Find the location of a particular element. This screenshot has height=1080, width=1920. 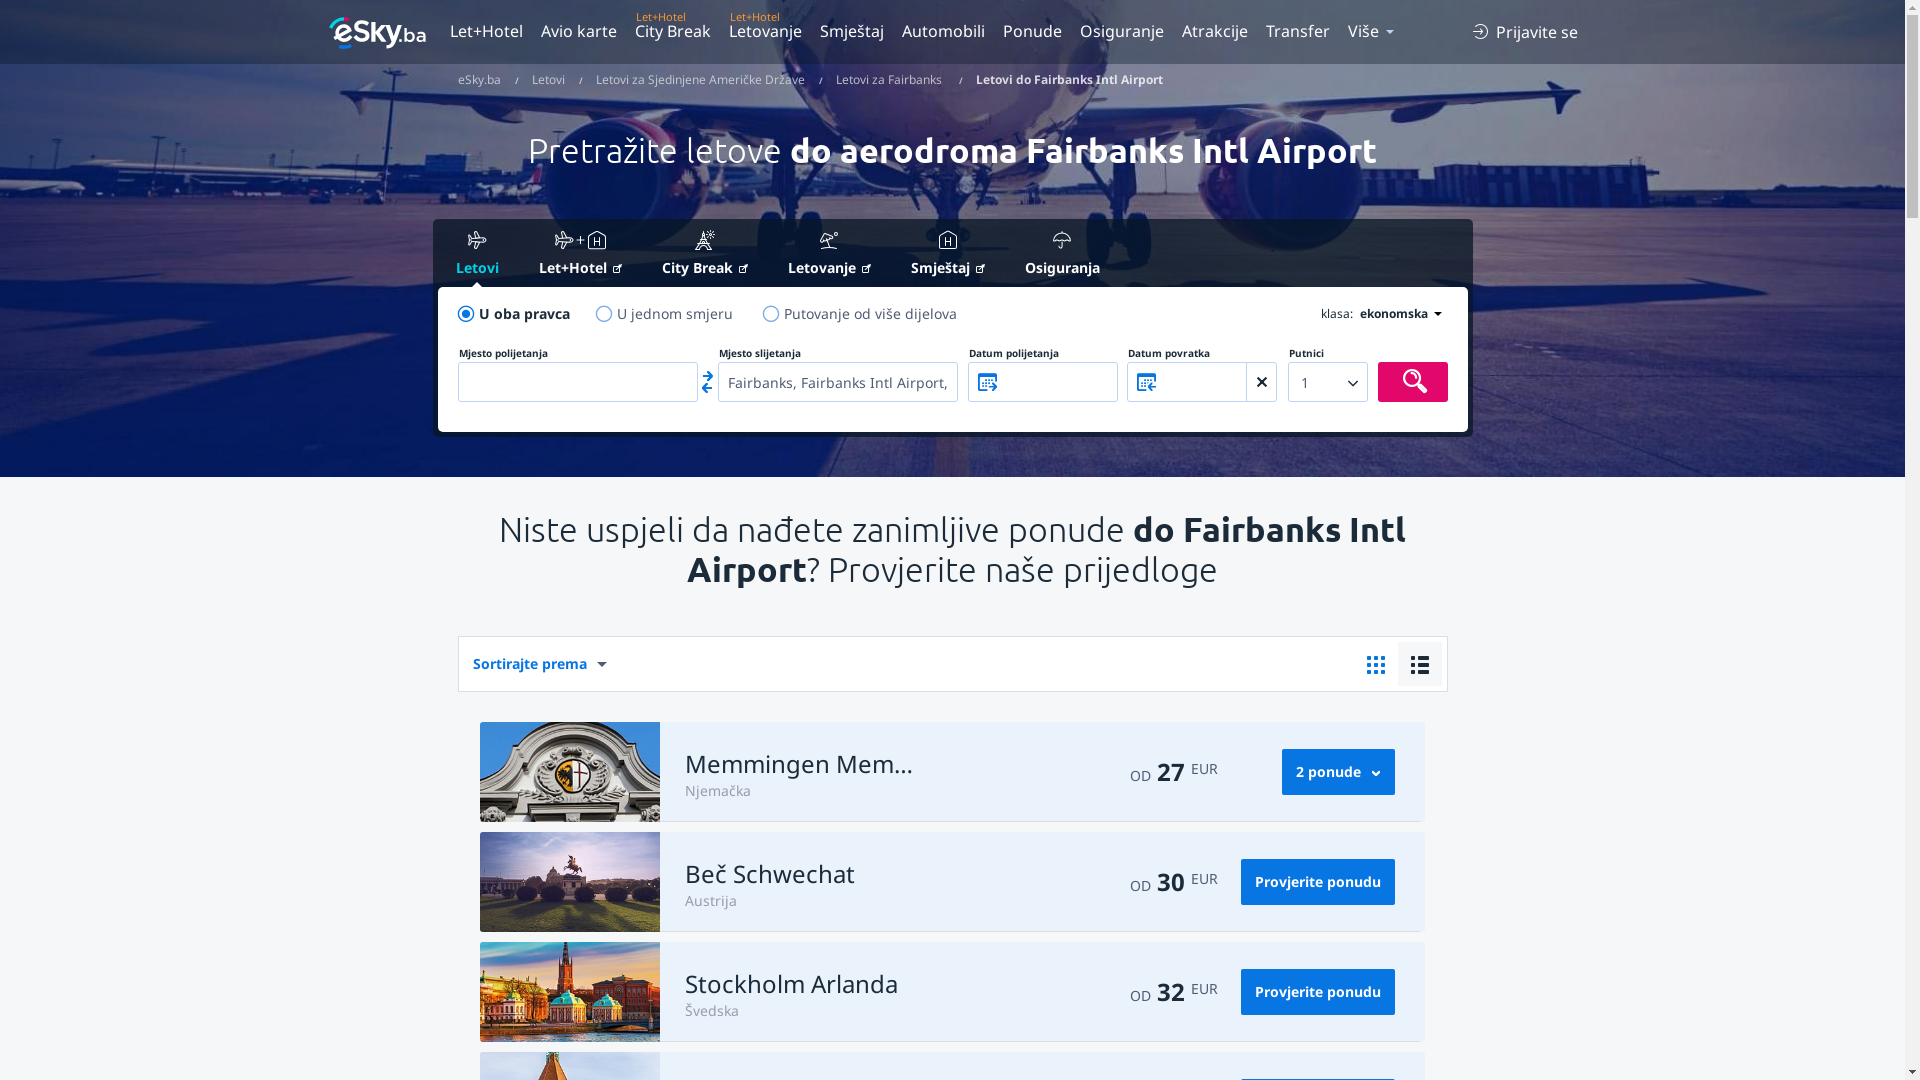

'Osiguranja' is located at coordinates (1006, 253).